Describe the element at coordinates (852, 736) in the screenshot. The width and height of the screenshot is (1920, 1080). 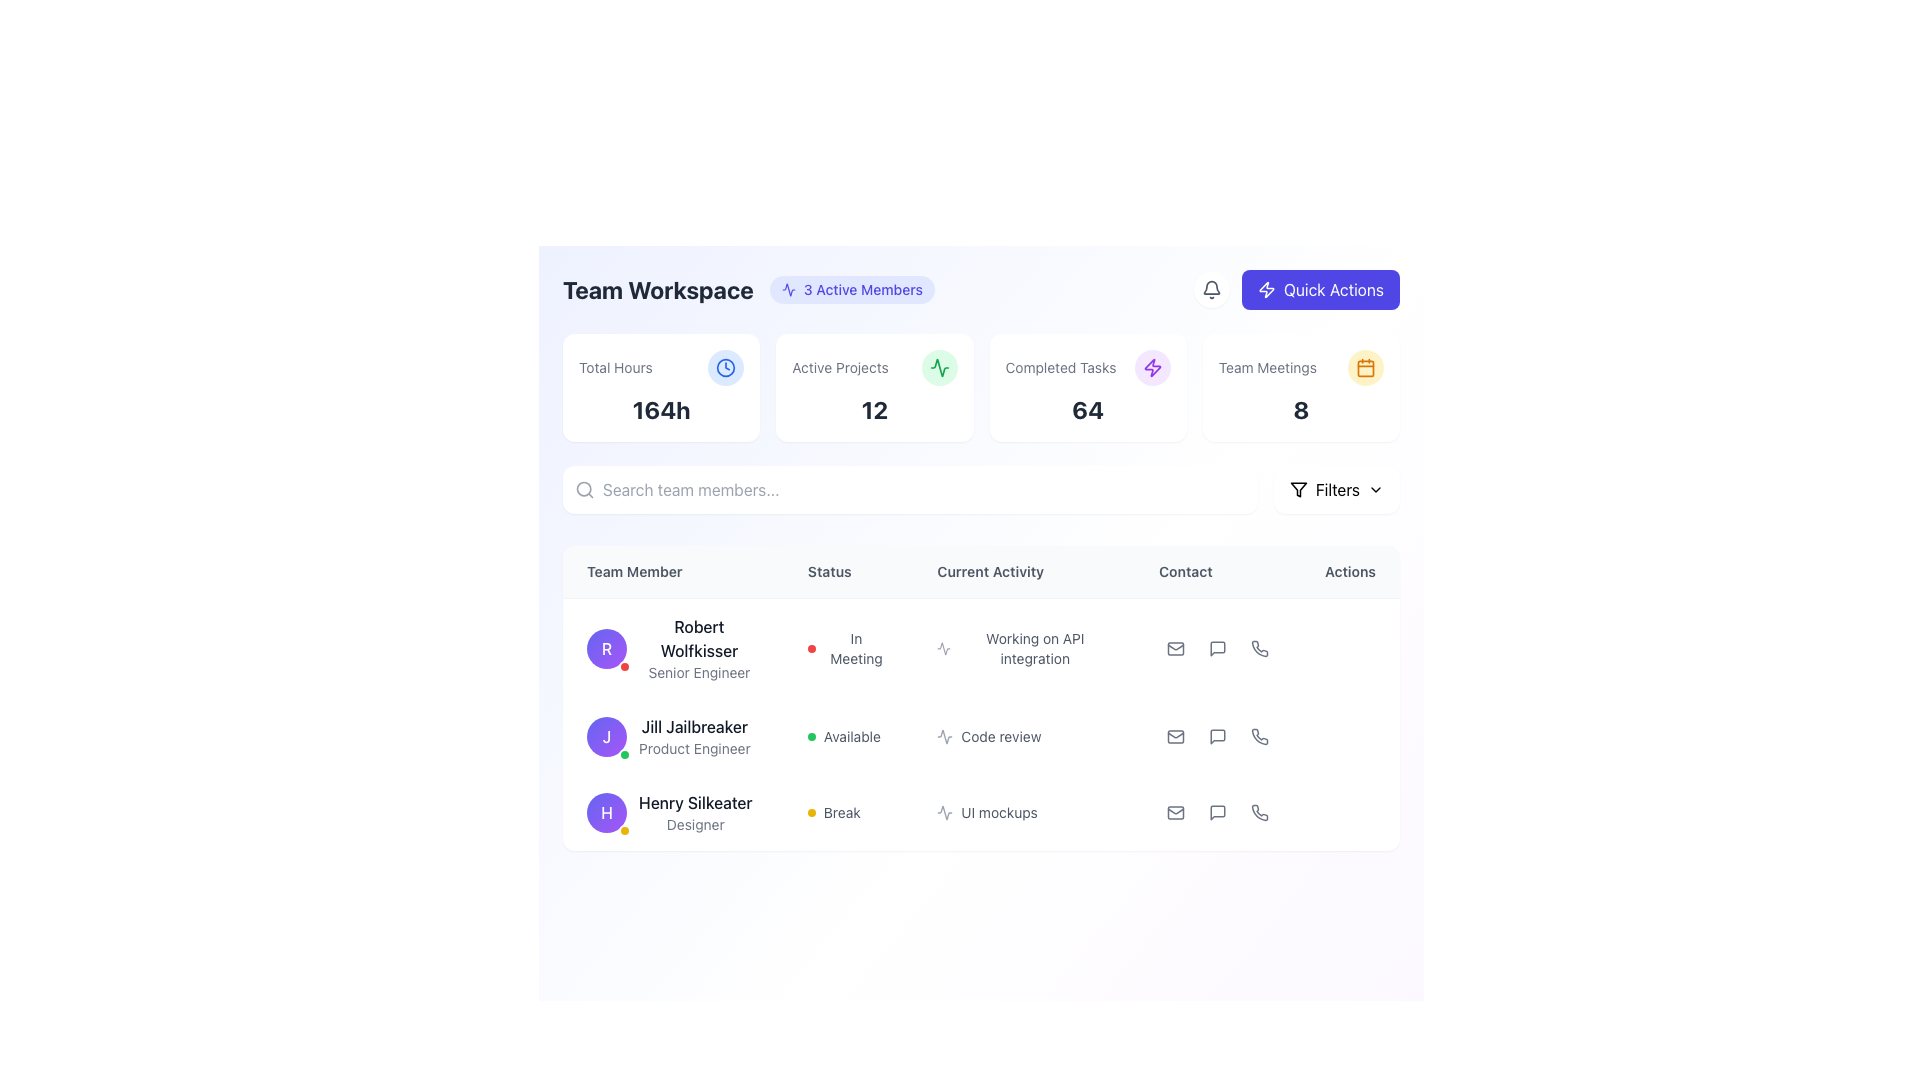
I see `the 'Available' text label in the 'Status' column for the user 'Jill Jailbreaker', which is styled in a small gray font and located next to a circular green indicator` at that location.